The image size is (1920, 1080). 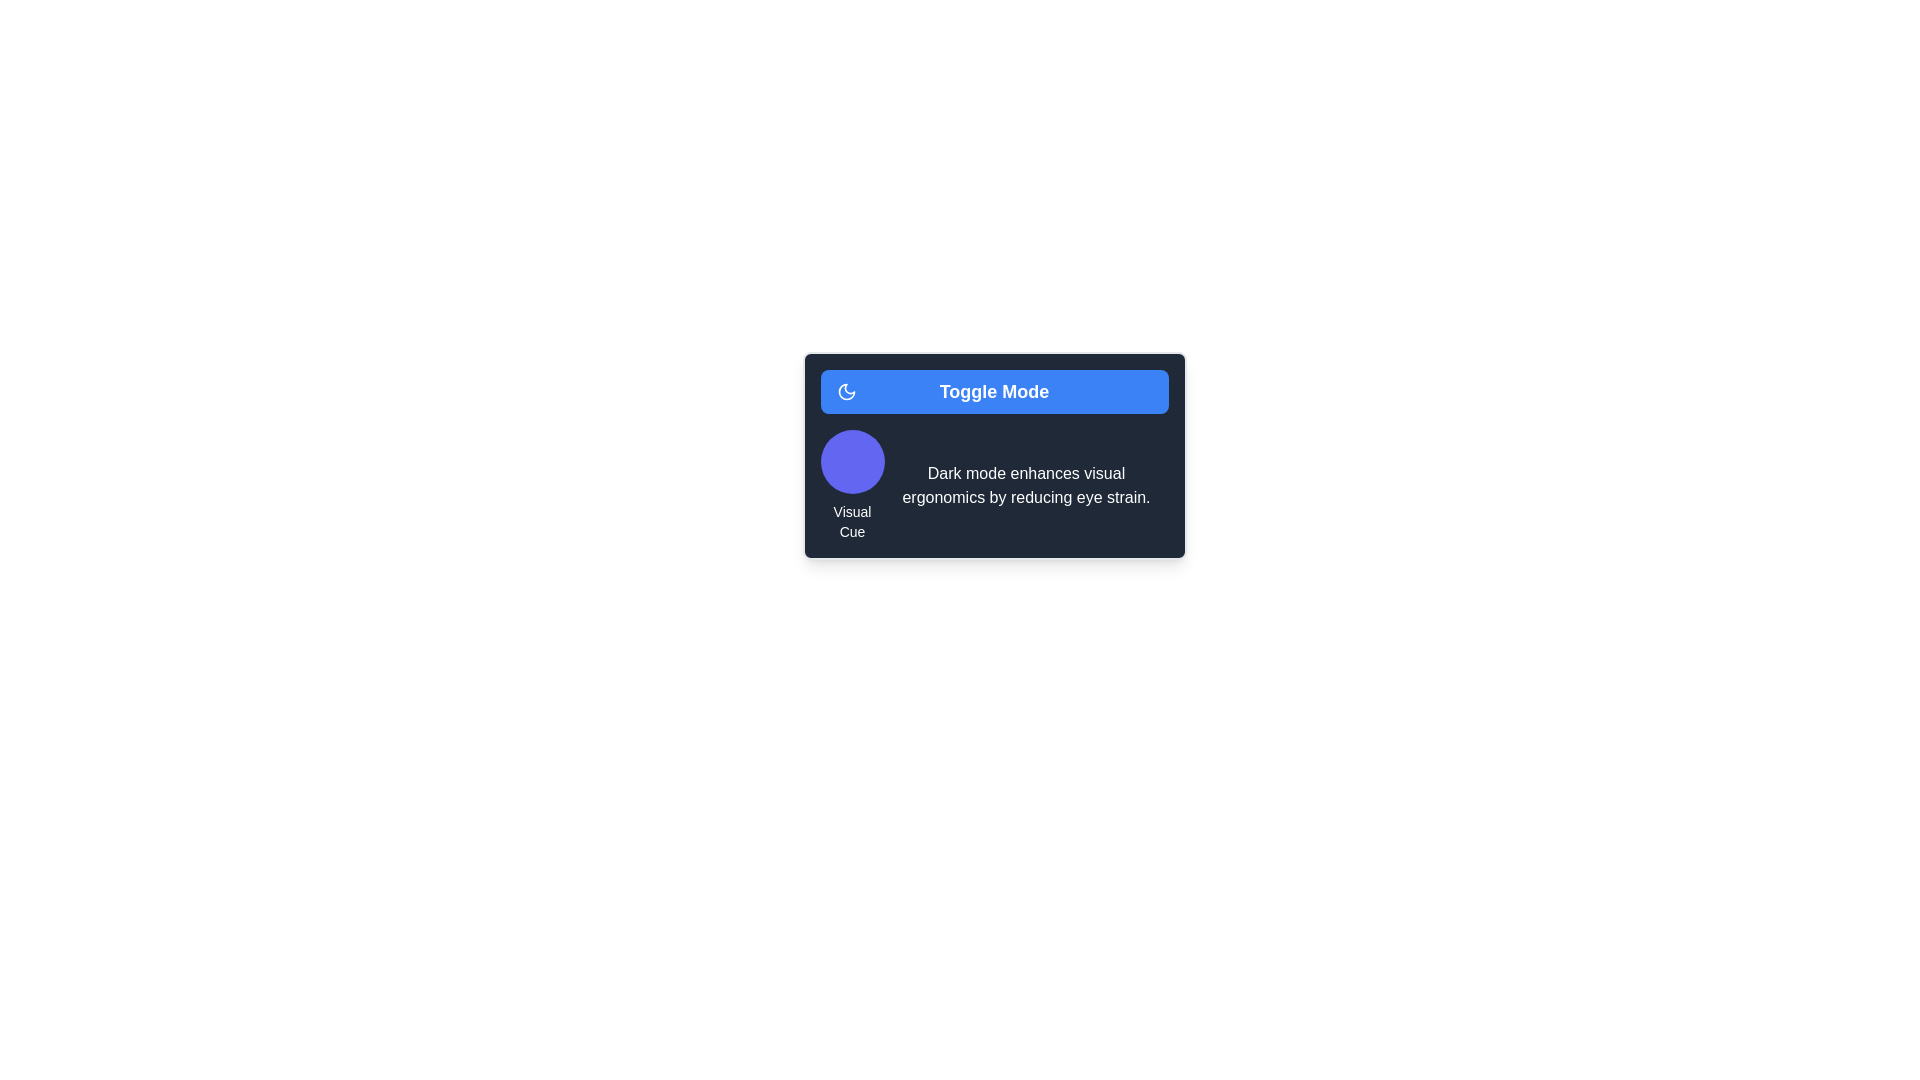 I want to click on text content of the text block displaying the message: 'Dark mode enhances visual ergonomics by reducing eye strain.', so click(x=1026, y=486).